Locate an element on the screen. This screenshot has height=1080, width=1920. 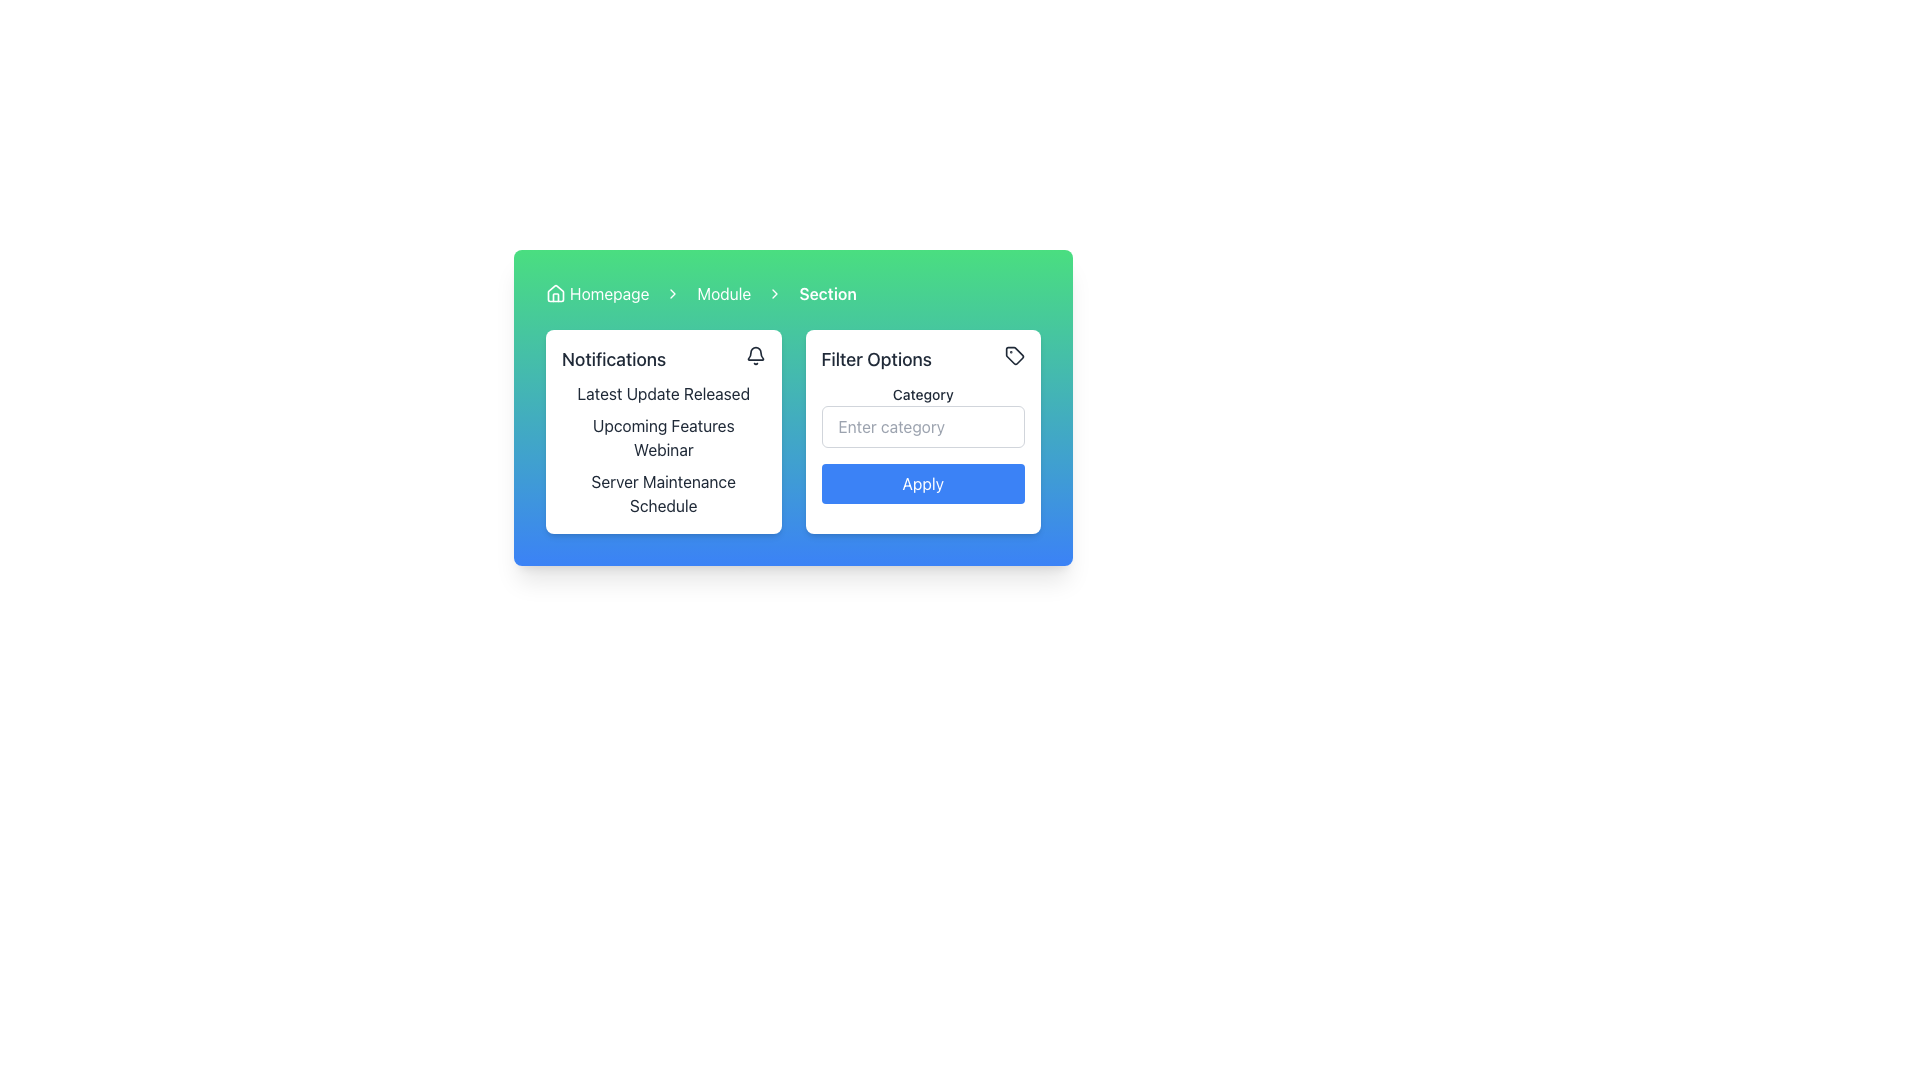
the filter options icon located in the top-right corner of the 'Filter Options' block, positioned above the input field and beside the red close button is located at coordinates (1014, 354).